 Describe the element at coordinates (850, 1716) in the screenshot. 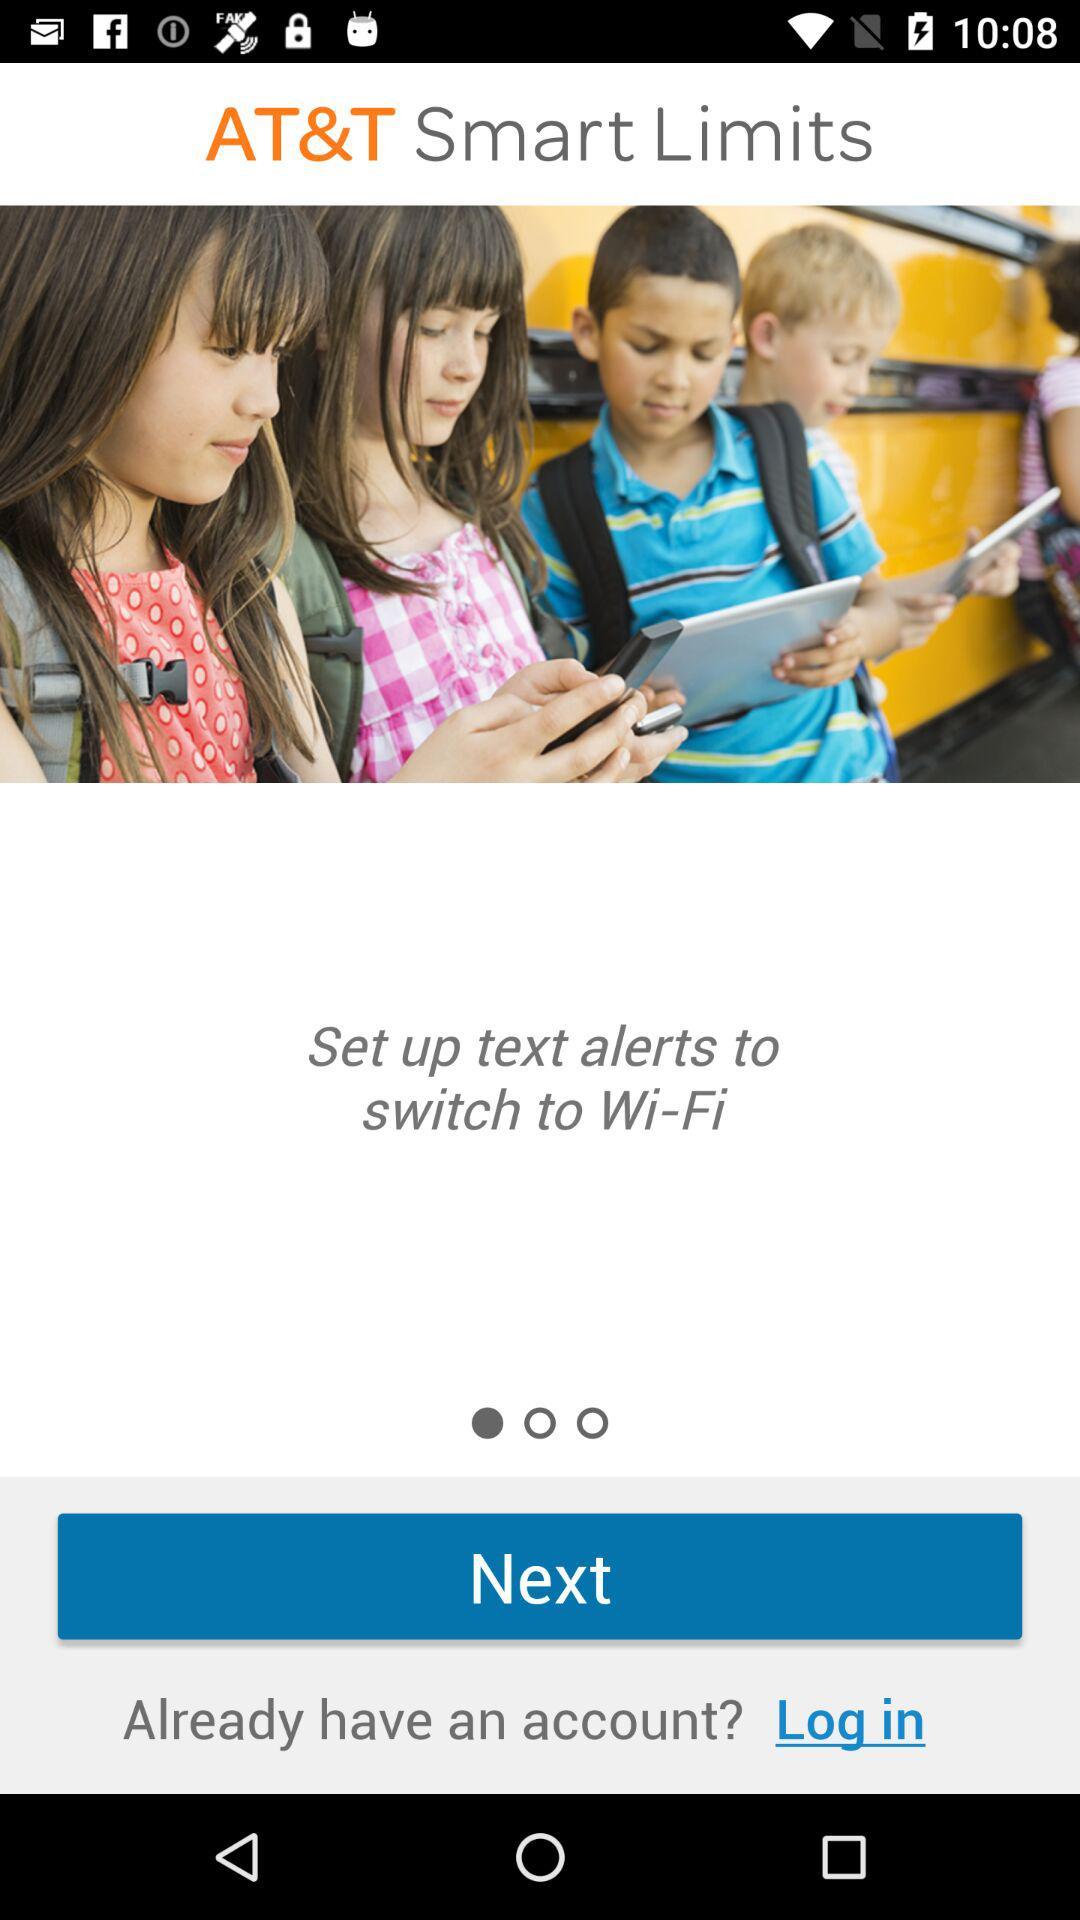

I see `the item below the next` at that location.